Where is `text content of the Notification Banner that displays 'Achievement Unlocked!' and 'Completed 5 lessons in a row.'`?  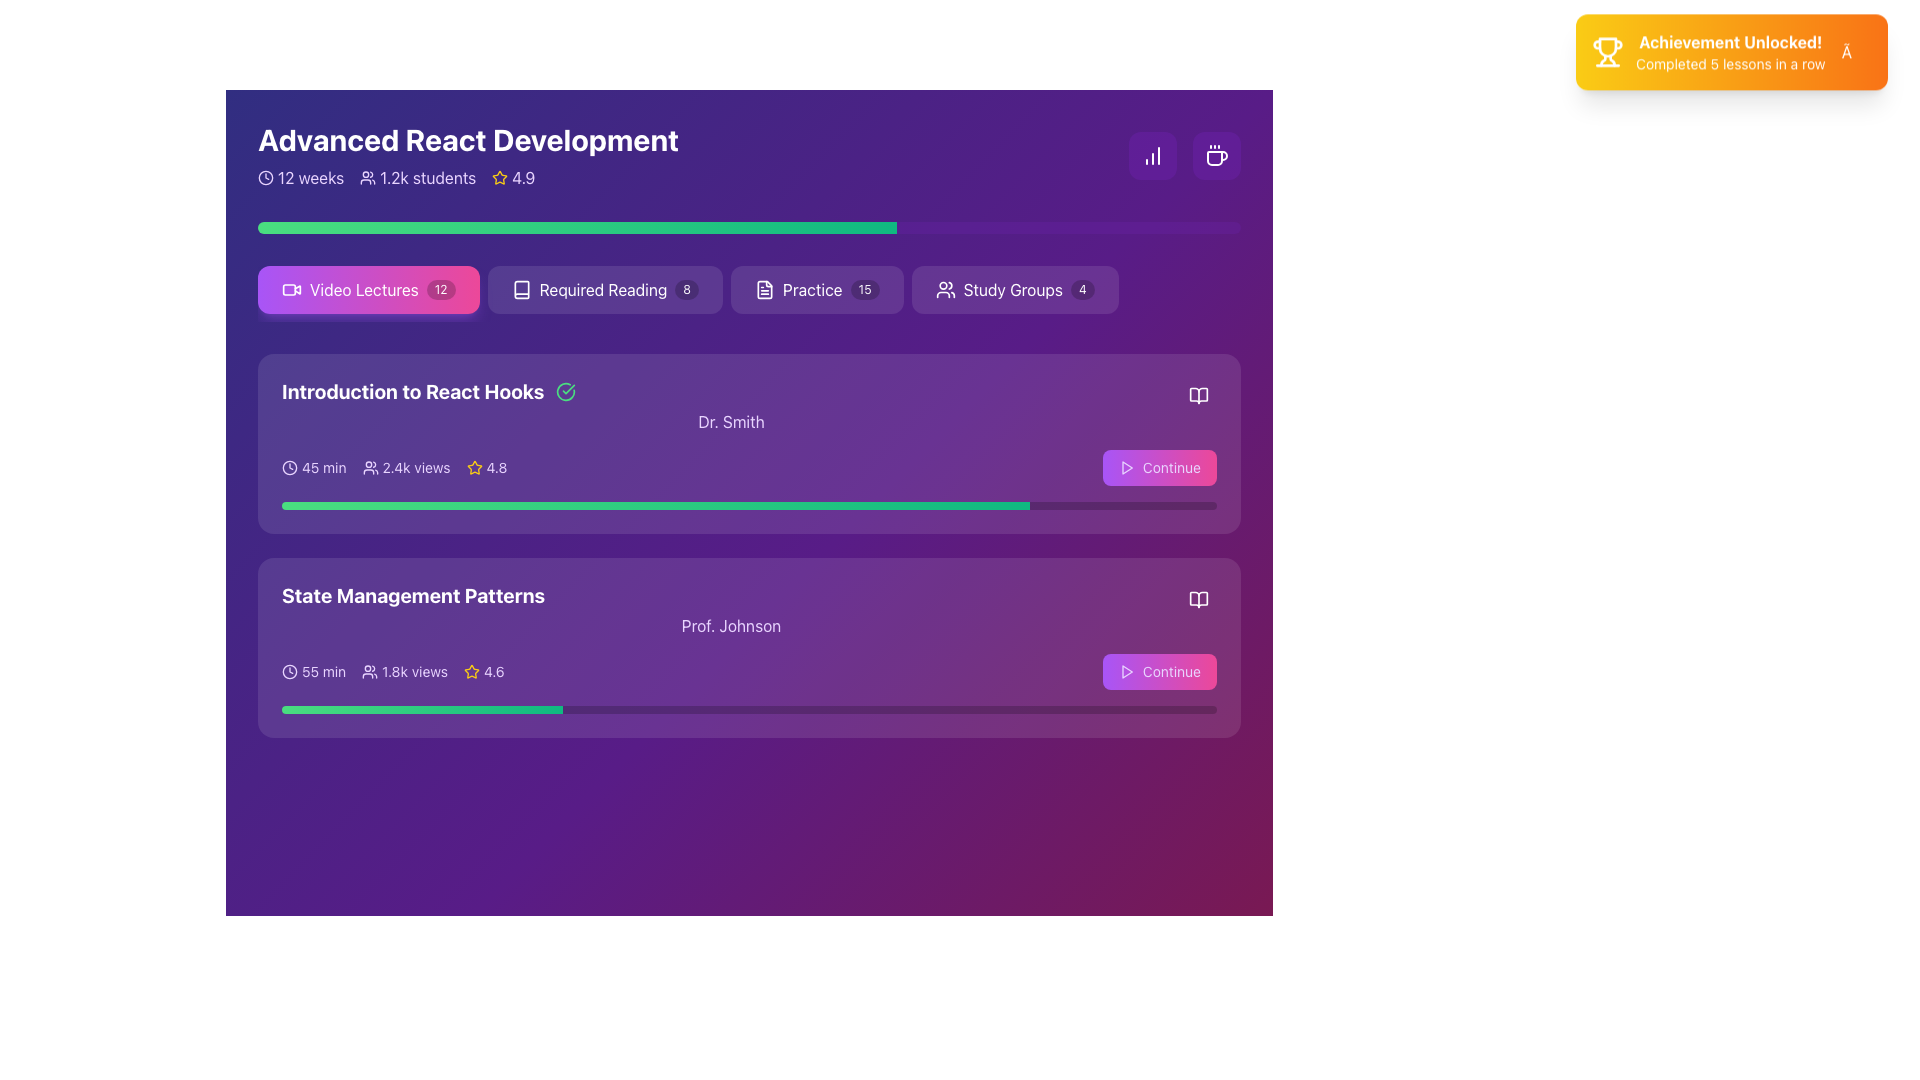 text content of the Notification Banner that displays 'Achievement Unlocked!' and 'Completed 5 lessons in a row.' is located at coordinates (1731, 59).